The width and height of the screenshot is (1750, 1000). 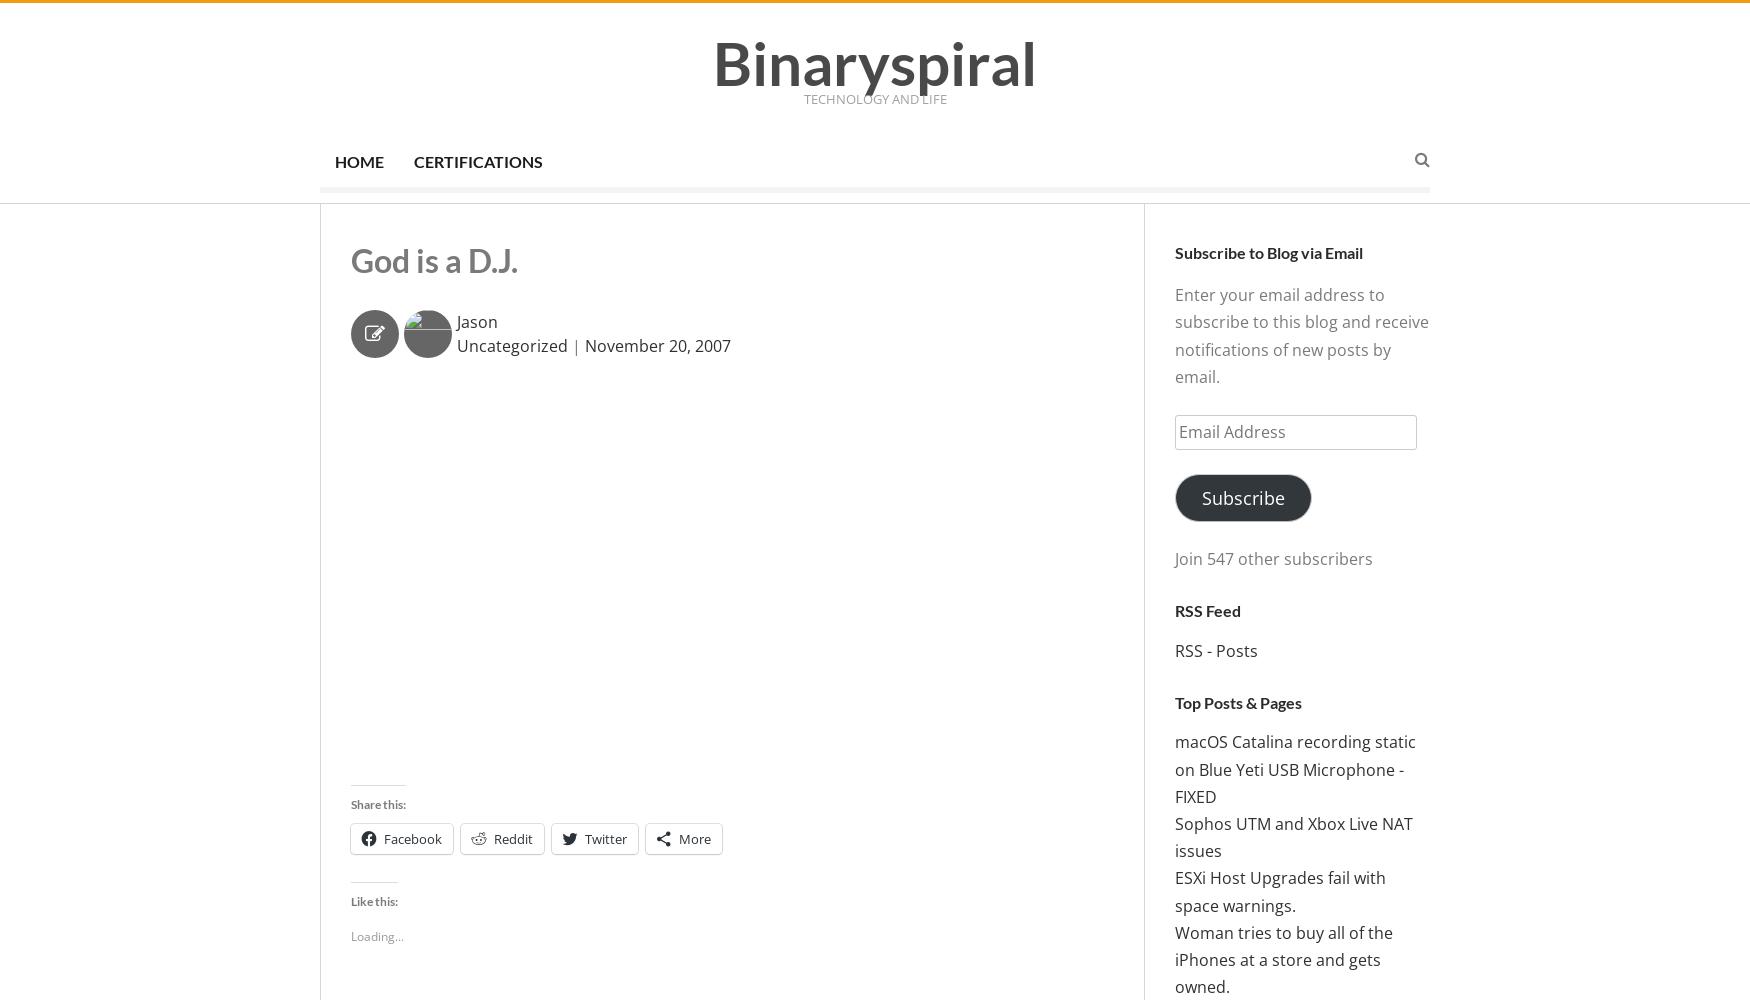 I want to click on 'Loading...', so click(x=376, y=935).